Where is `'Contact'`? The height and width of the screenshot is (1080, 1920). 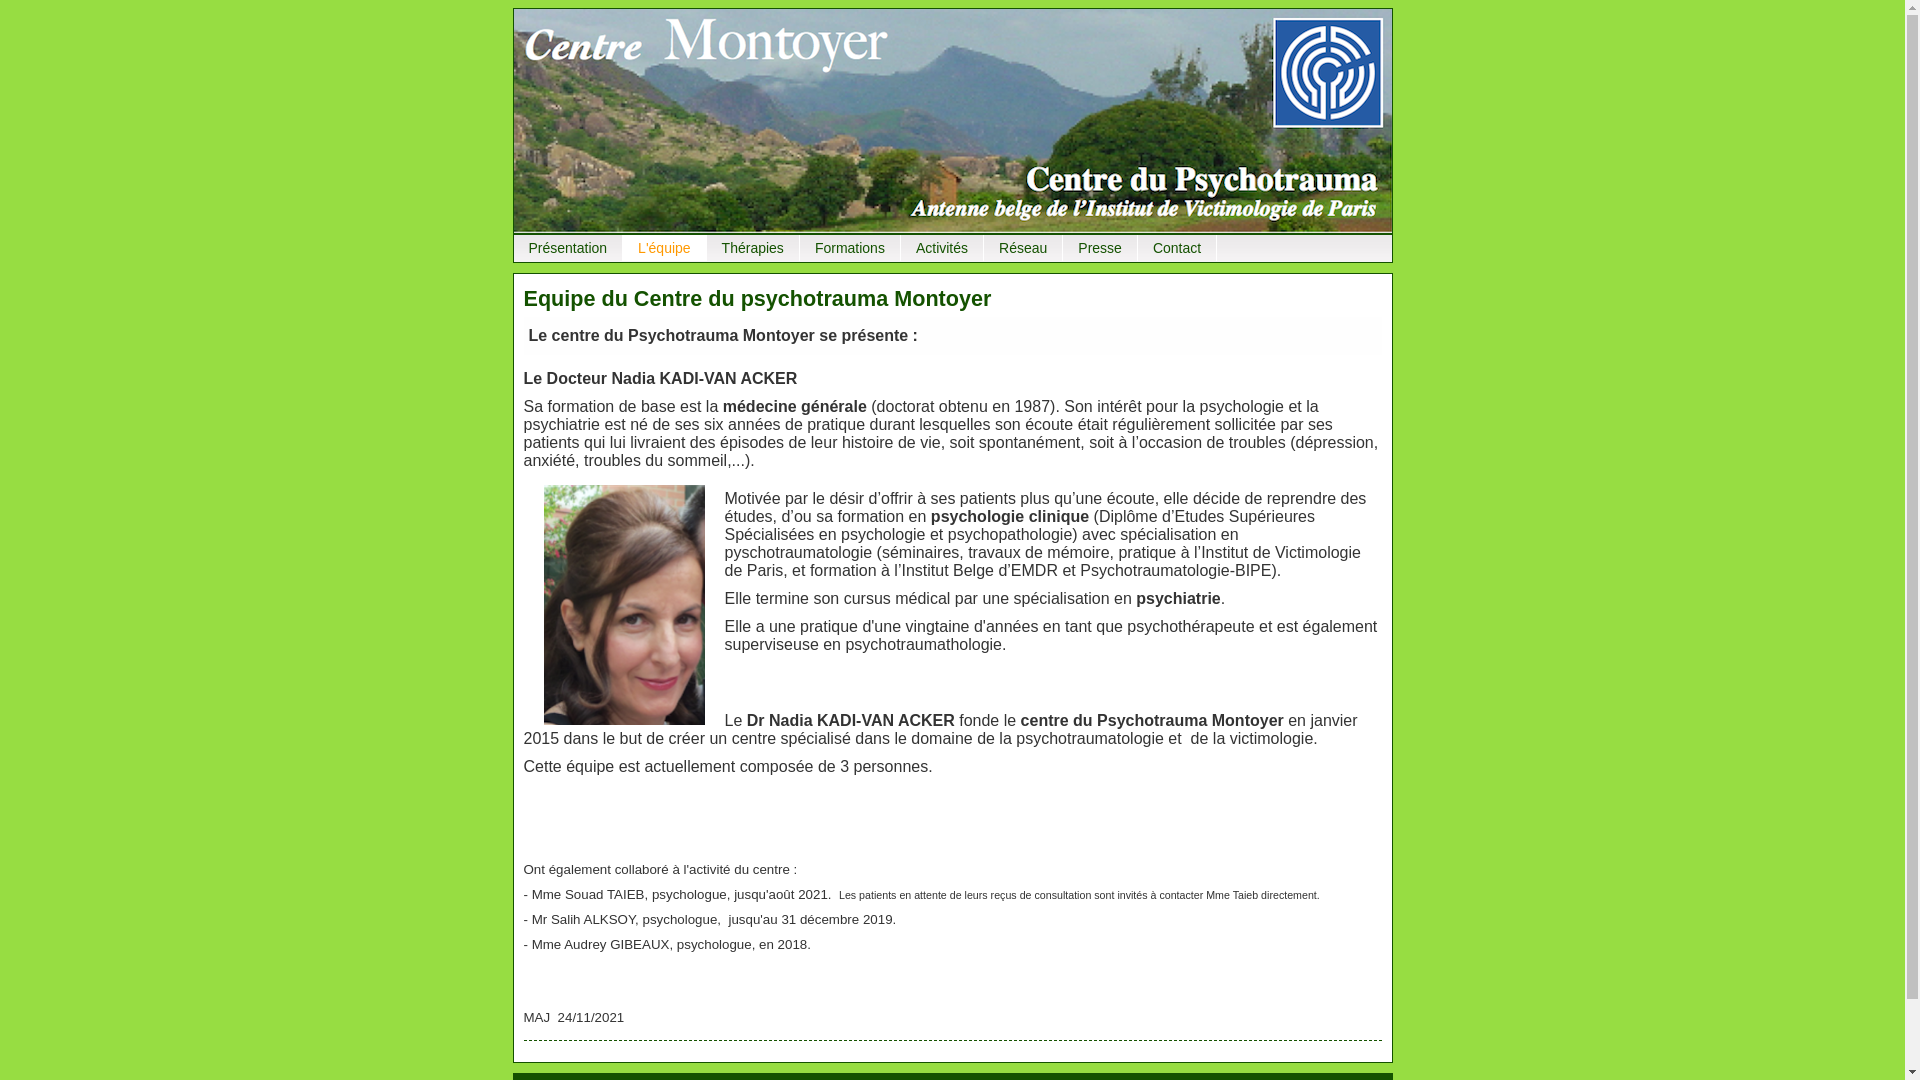
'Contact' is located at coordinates (1177, 246).